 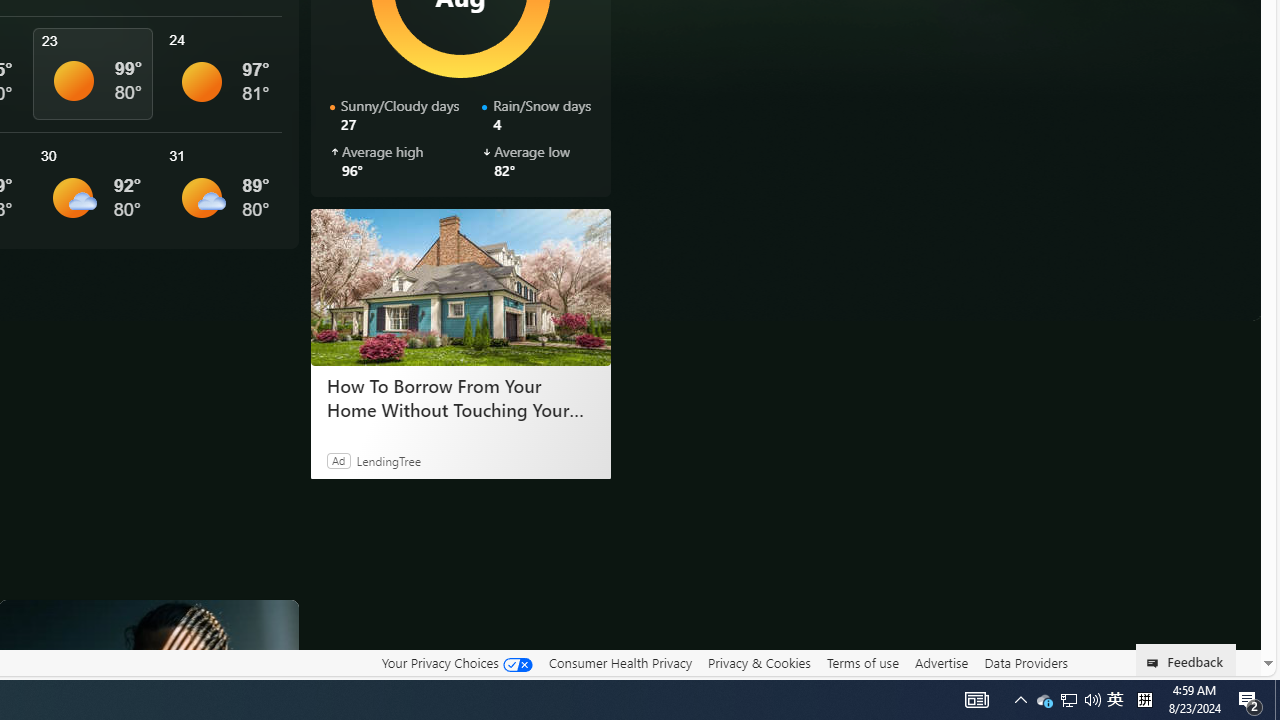 I want to click on 'Your Privacy Choices', so click(x=455, y=662).